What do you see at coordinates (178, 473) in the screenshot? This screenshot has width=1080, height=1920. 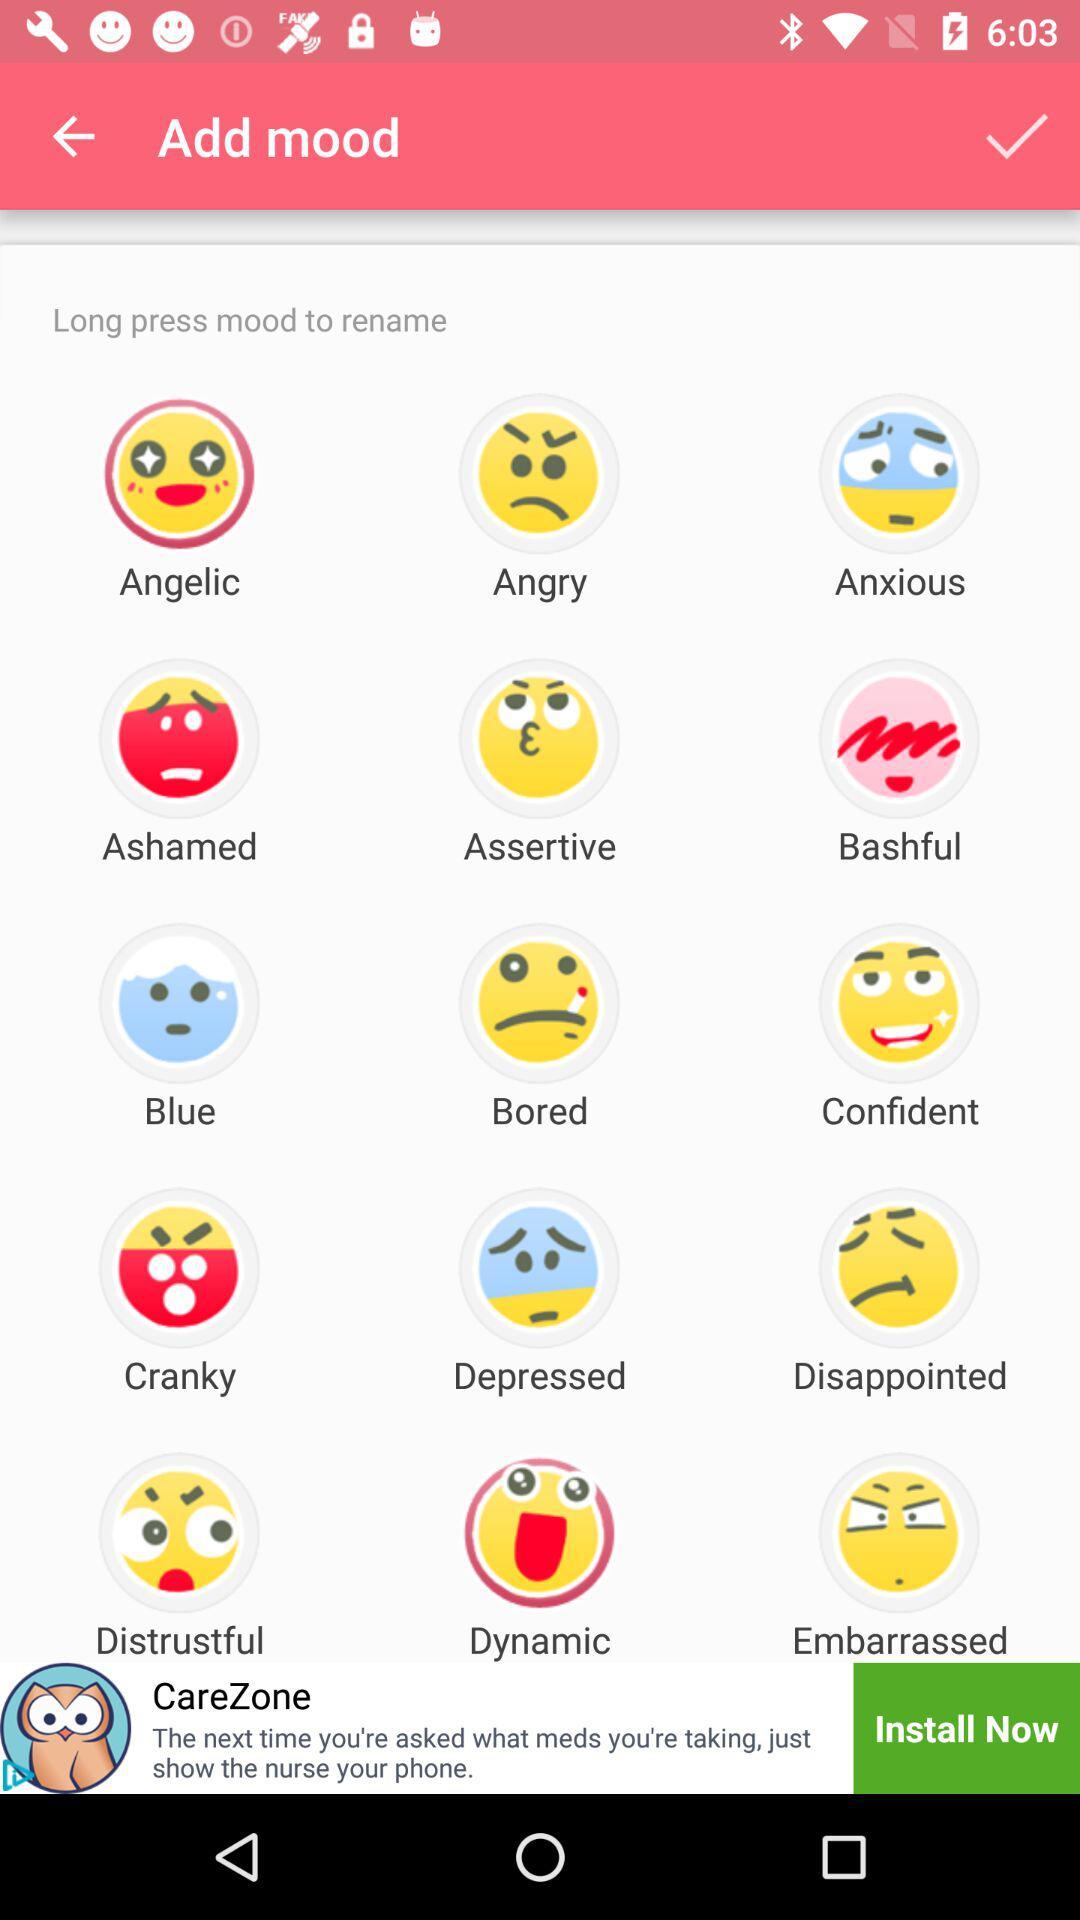 I see `the icon above angelic` at bounding box center [178, 473].